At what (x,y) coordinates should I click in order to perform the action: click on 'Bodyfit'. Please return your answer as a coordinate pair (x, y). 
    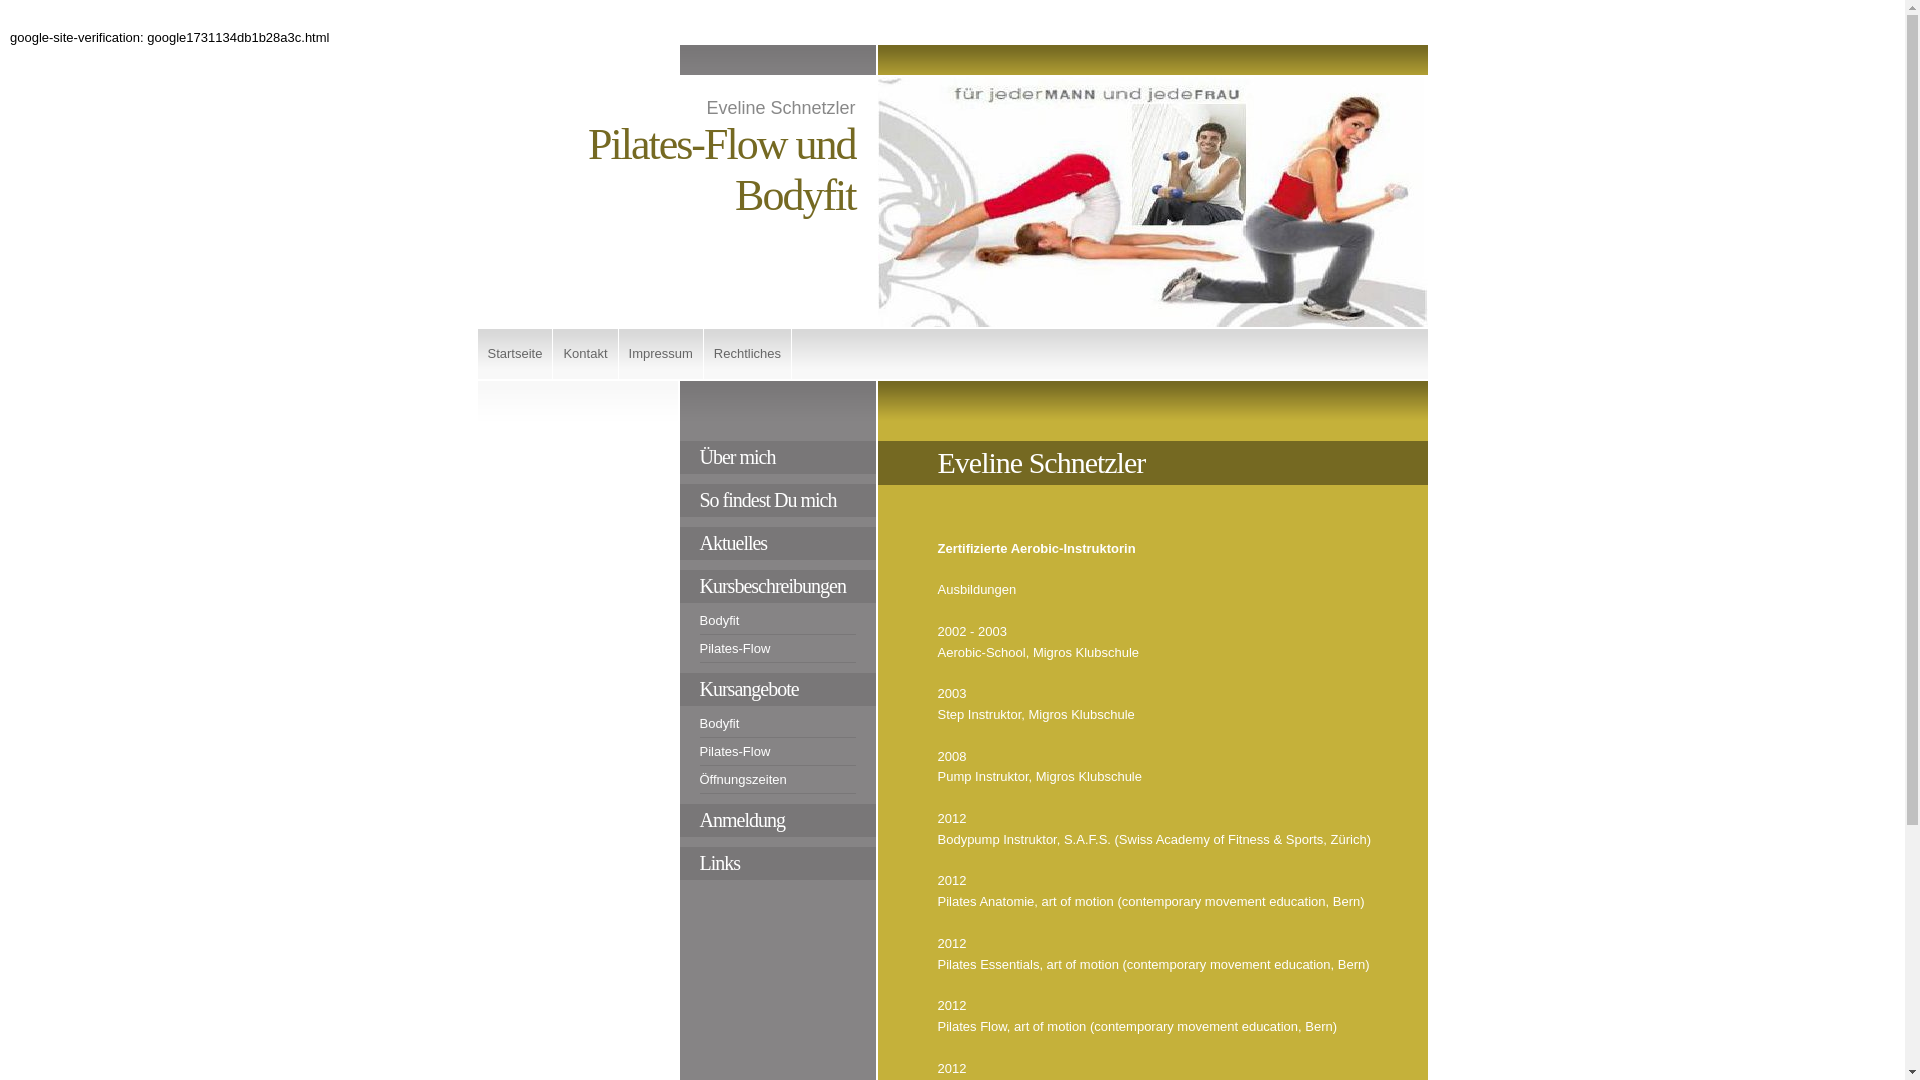
    Looking at the image, I should click on (776, 726).